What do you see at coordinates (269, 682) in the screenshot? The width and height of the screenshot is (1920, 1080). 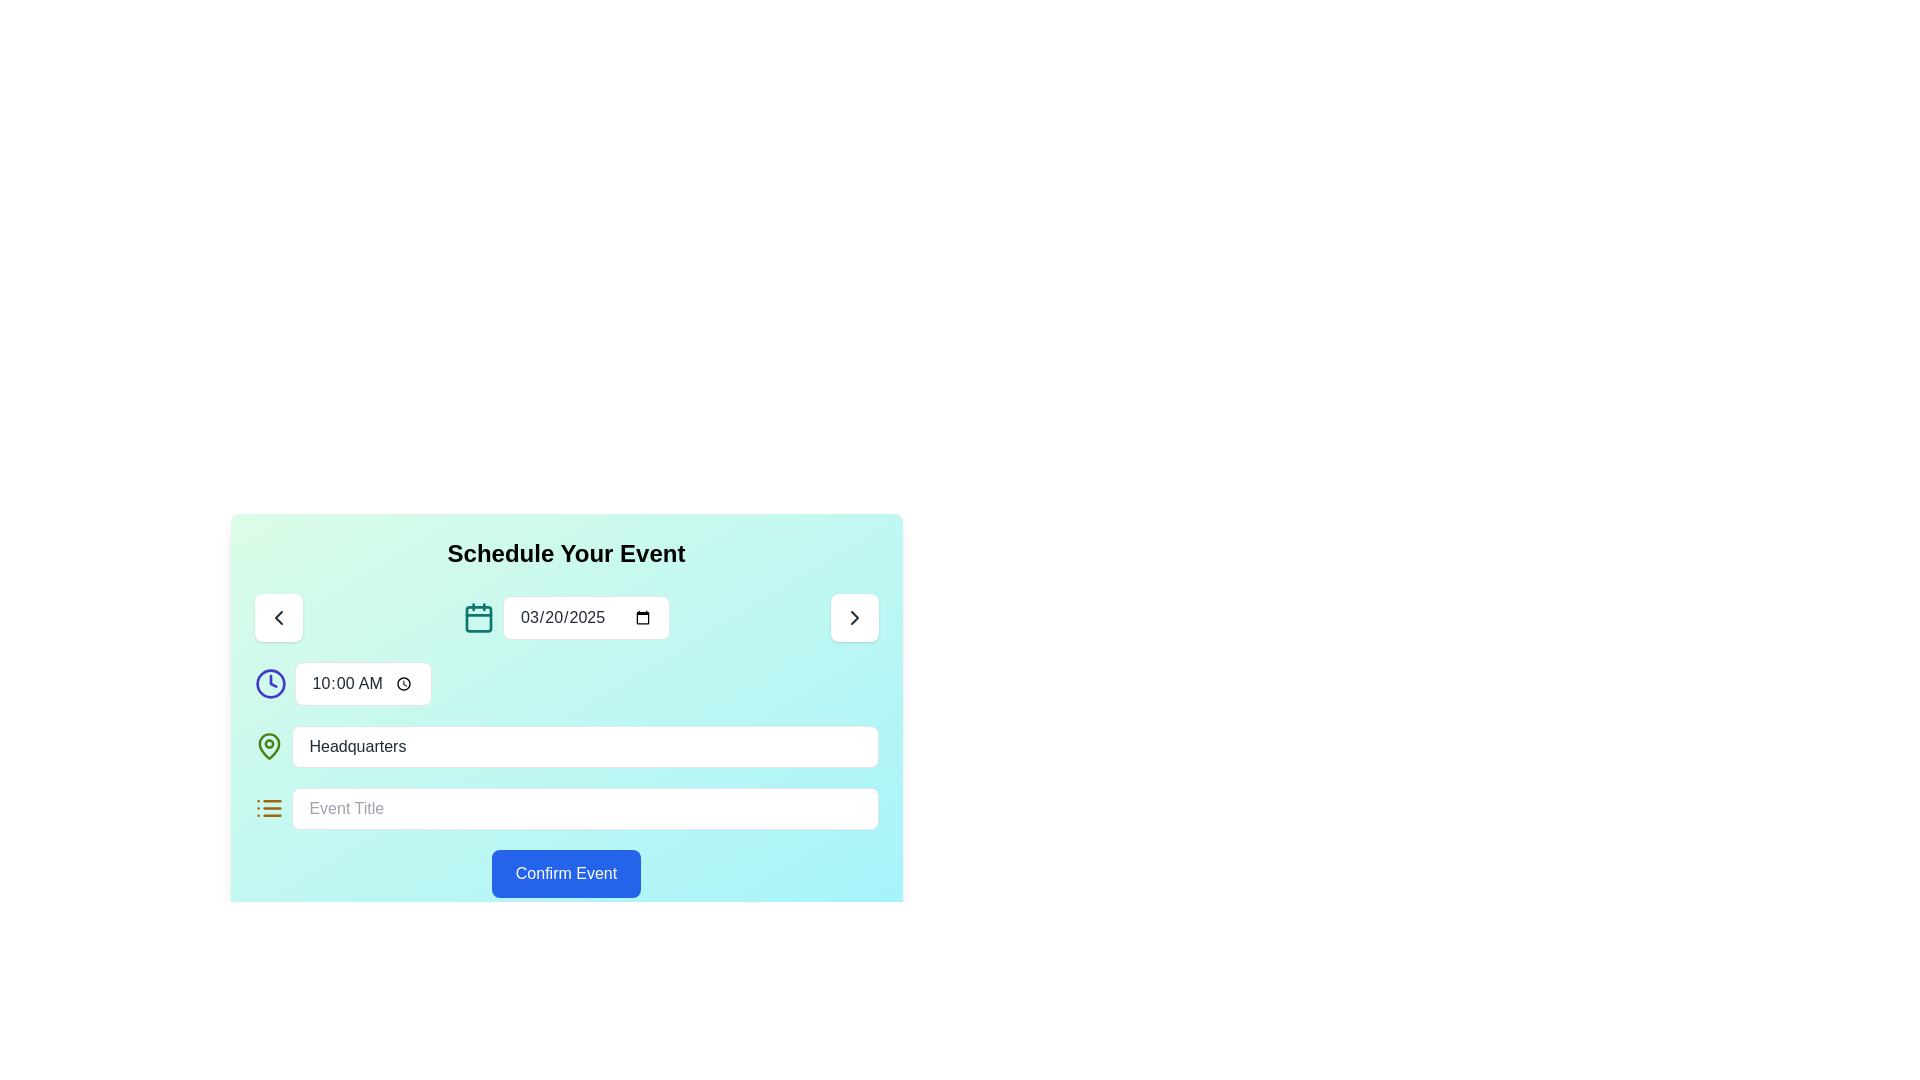 I see `the circular clock-like icon within the 'Schedule Your Event' form, which features a blue stroke and is part of the clock face` at bounding box center [269, 682].